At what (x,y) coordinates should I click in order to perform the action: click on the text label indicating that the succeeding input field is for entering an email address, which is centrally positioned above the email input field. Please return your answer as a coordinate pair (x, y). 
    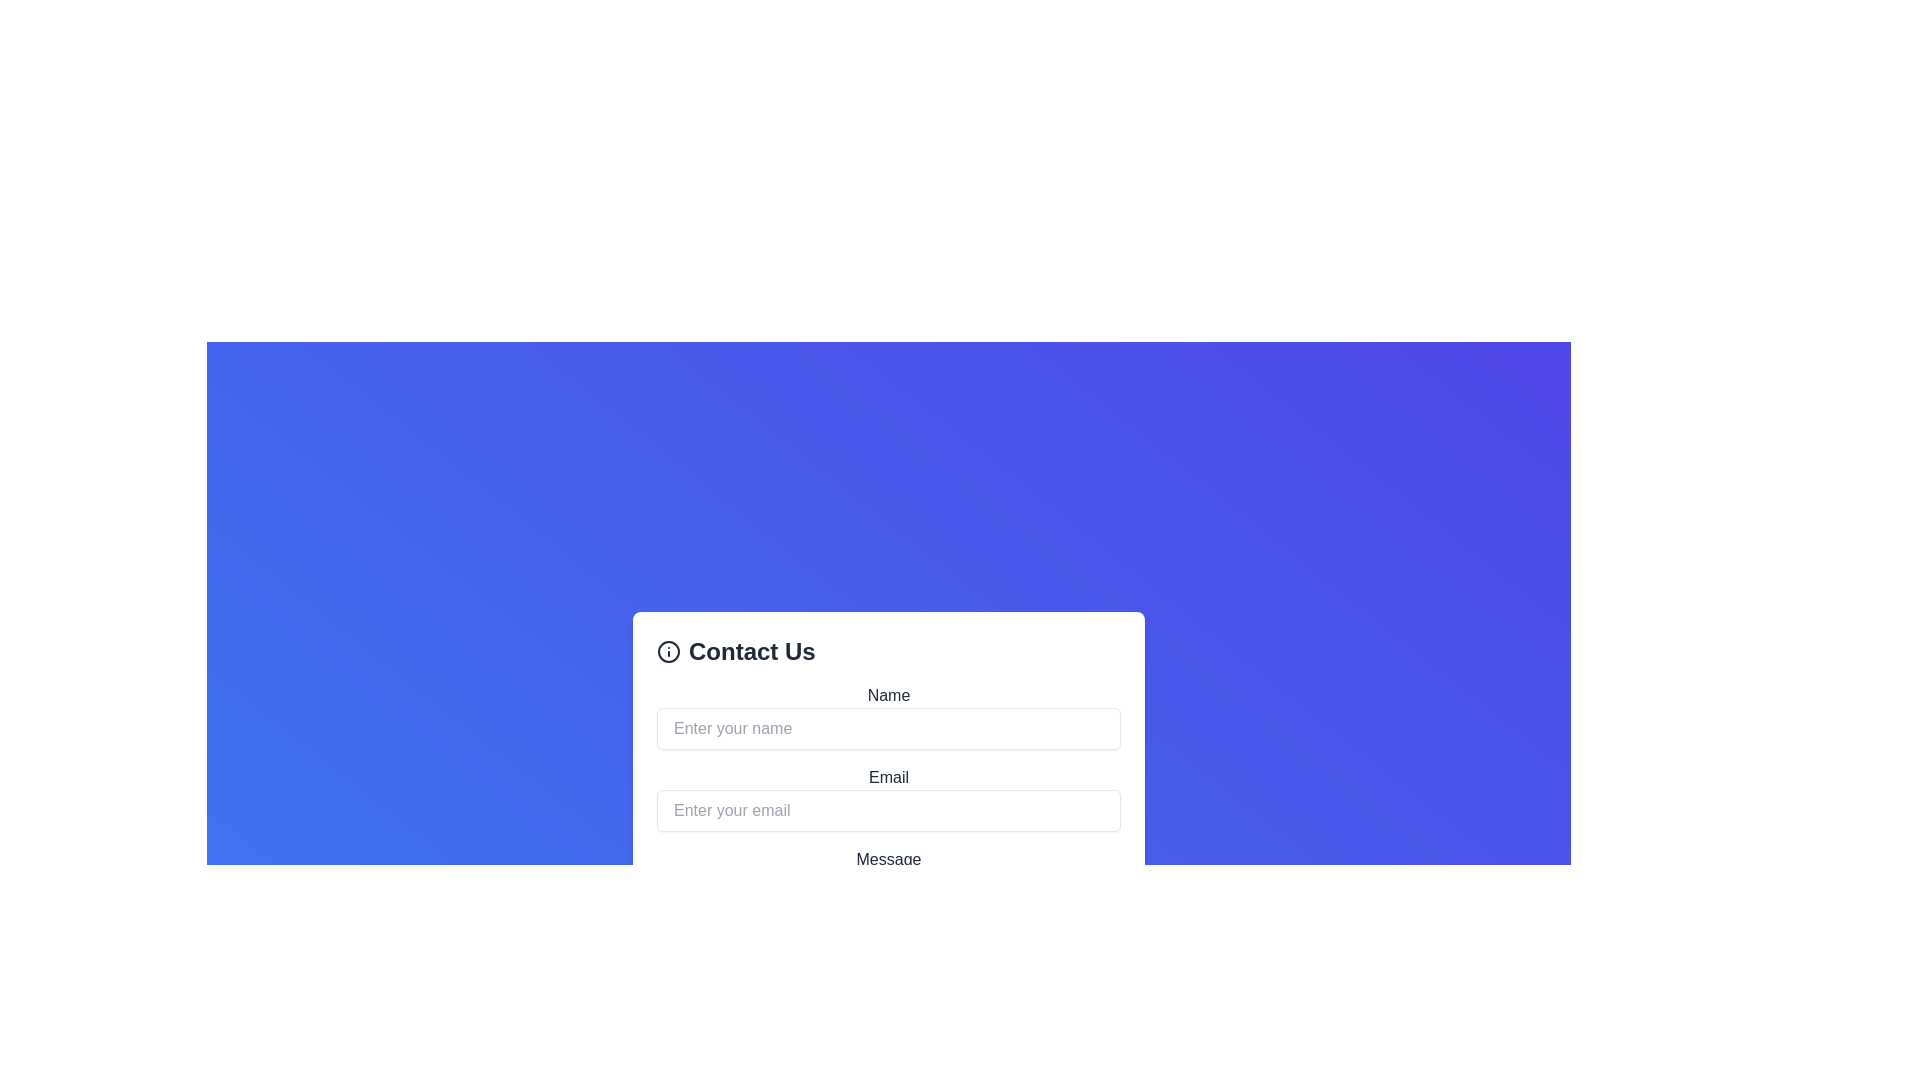
    Looking at the image, I should click on (887, 776).